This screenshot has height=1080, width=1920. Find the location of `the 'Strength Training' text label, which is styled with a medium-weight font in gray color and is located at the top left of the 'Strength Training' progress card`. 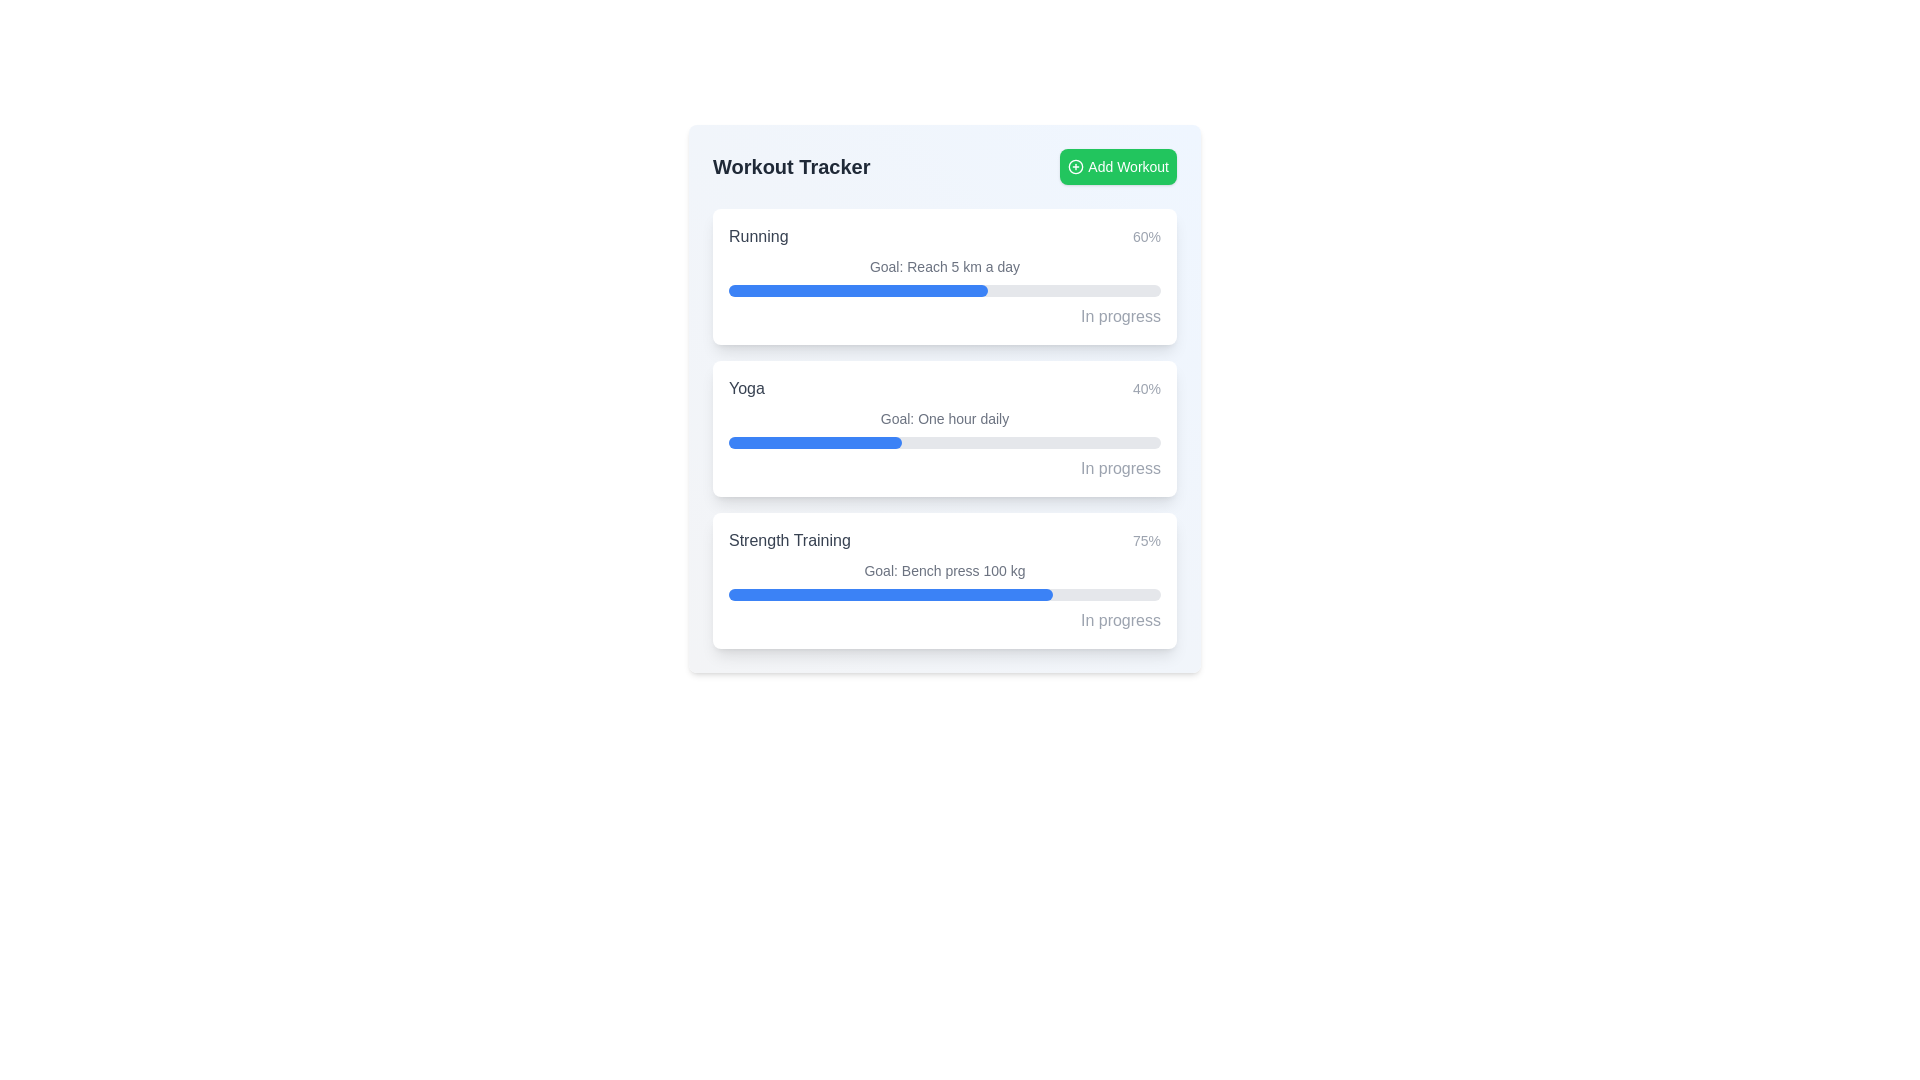

the 'Strength Training' text label, which is styled with a medium-weight font in gray color and is located at the top left of the 'Strength Training' progress card is located at coordinates (788, 540).